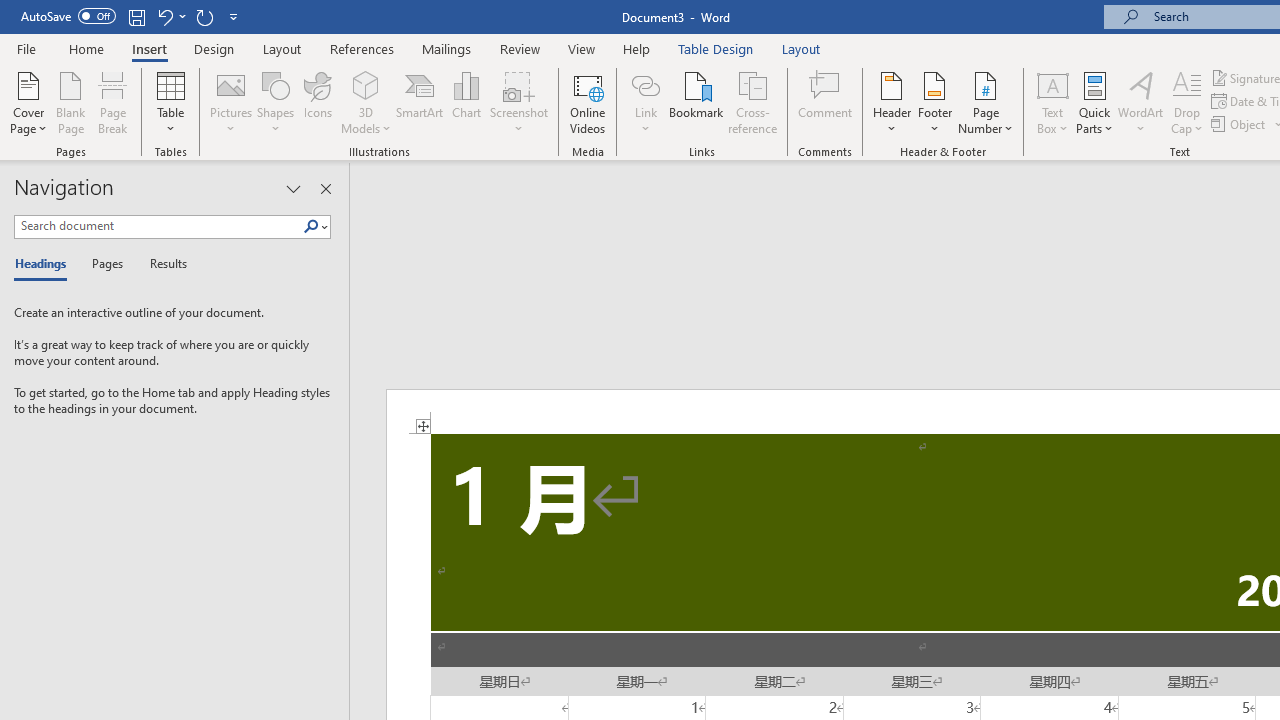 The width and height of the screenshot is (1280, 720). I want to click on 'Page Break', so click(112, 103).